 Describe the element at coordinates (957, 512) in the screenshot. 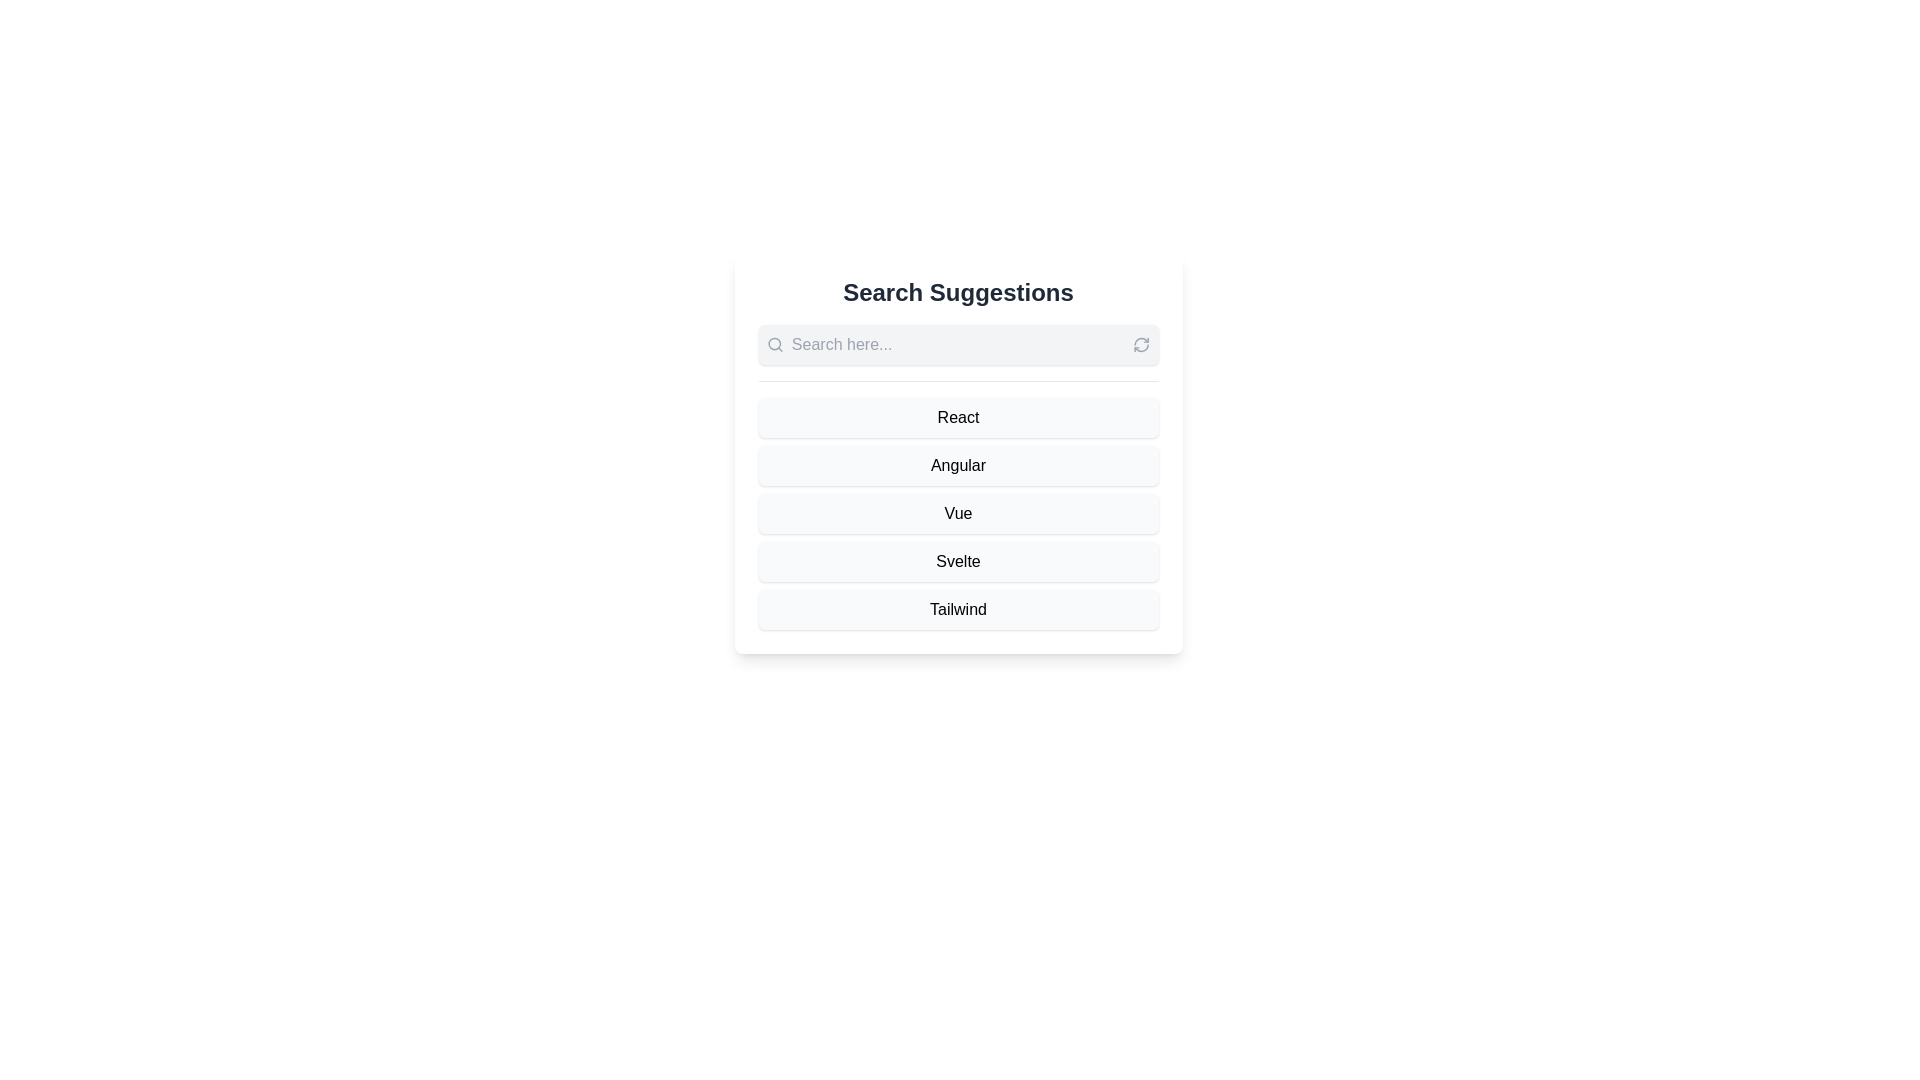

I see `the third option in the dropdown list` at that location.